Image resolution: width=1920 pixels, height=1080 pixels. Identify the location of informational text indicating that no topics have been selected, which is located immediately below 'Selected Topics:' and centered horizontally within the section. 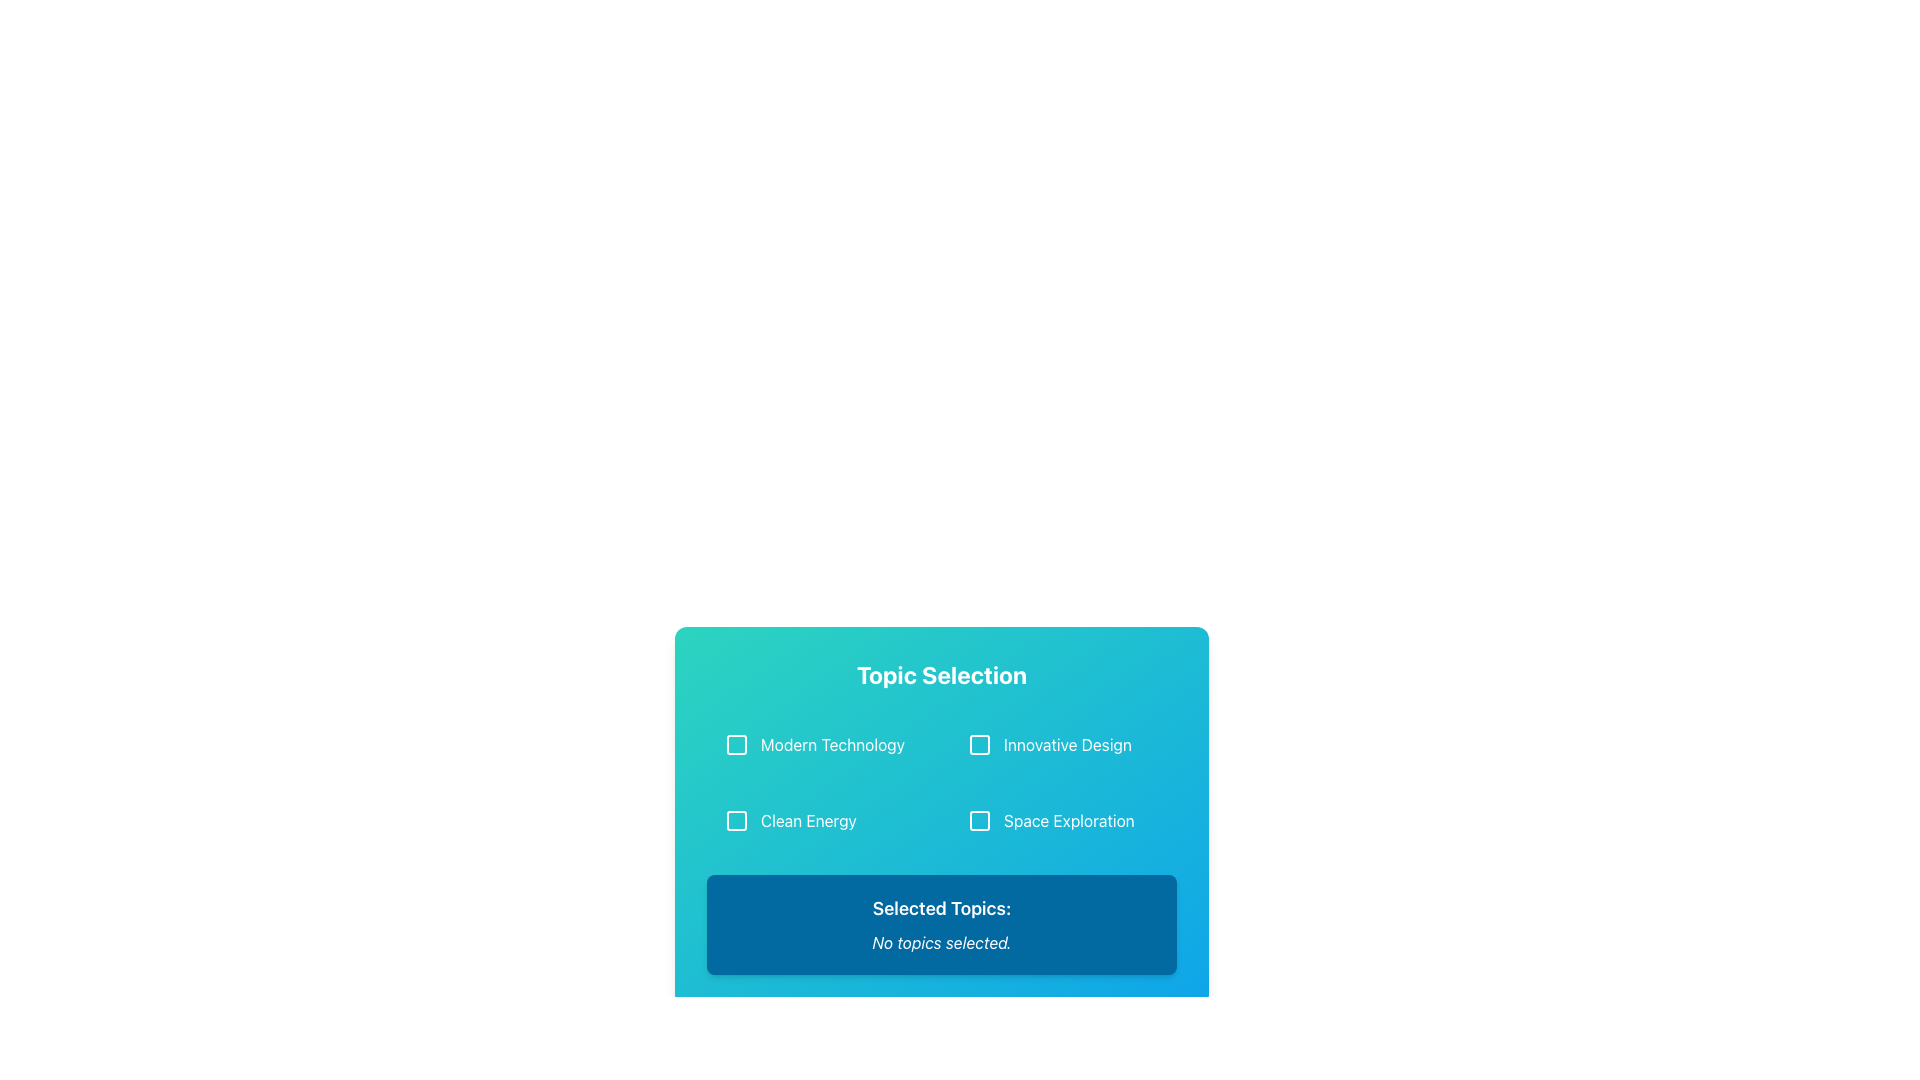
(940, 942).